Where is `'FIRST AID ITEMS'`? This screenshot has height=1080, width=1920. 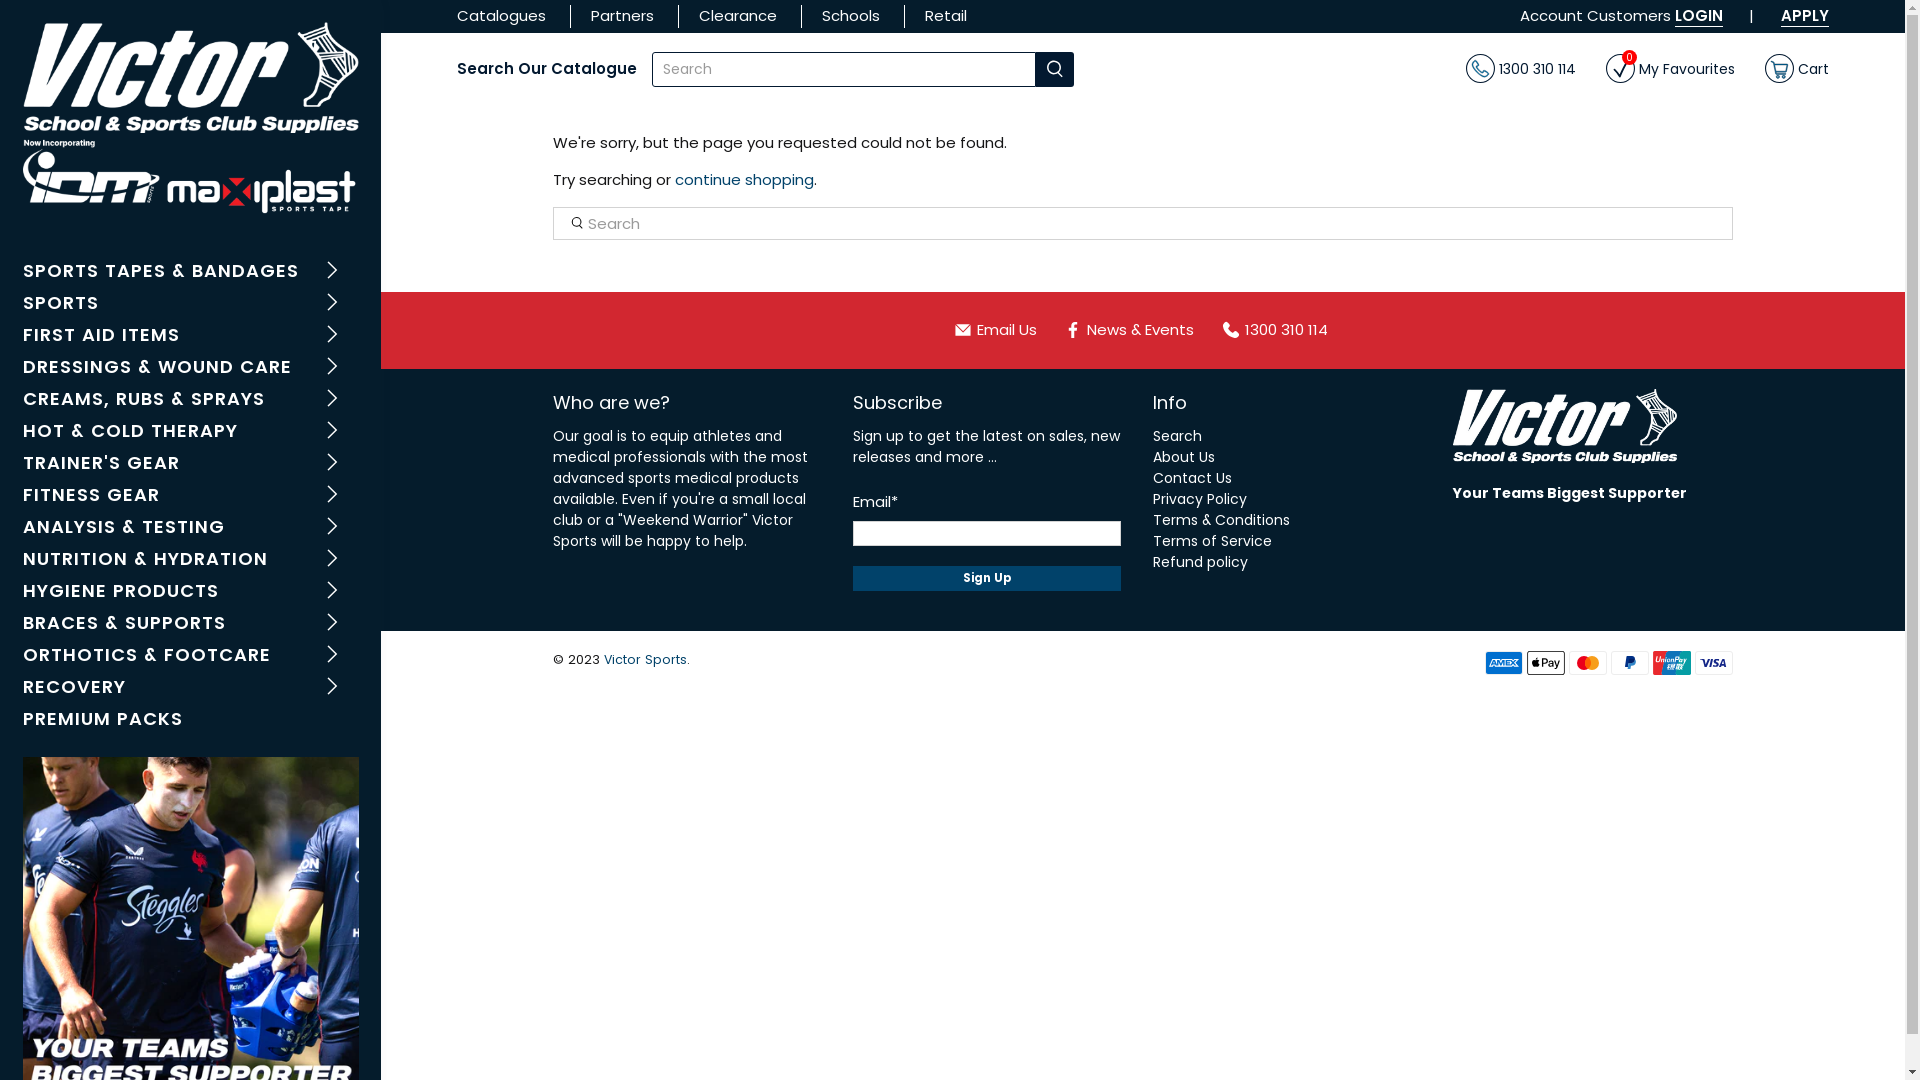 'FIRST AID ITEMS' is located at coordinates (190, 335).